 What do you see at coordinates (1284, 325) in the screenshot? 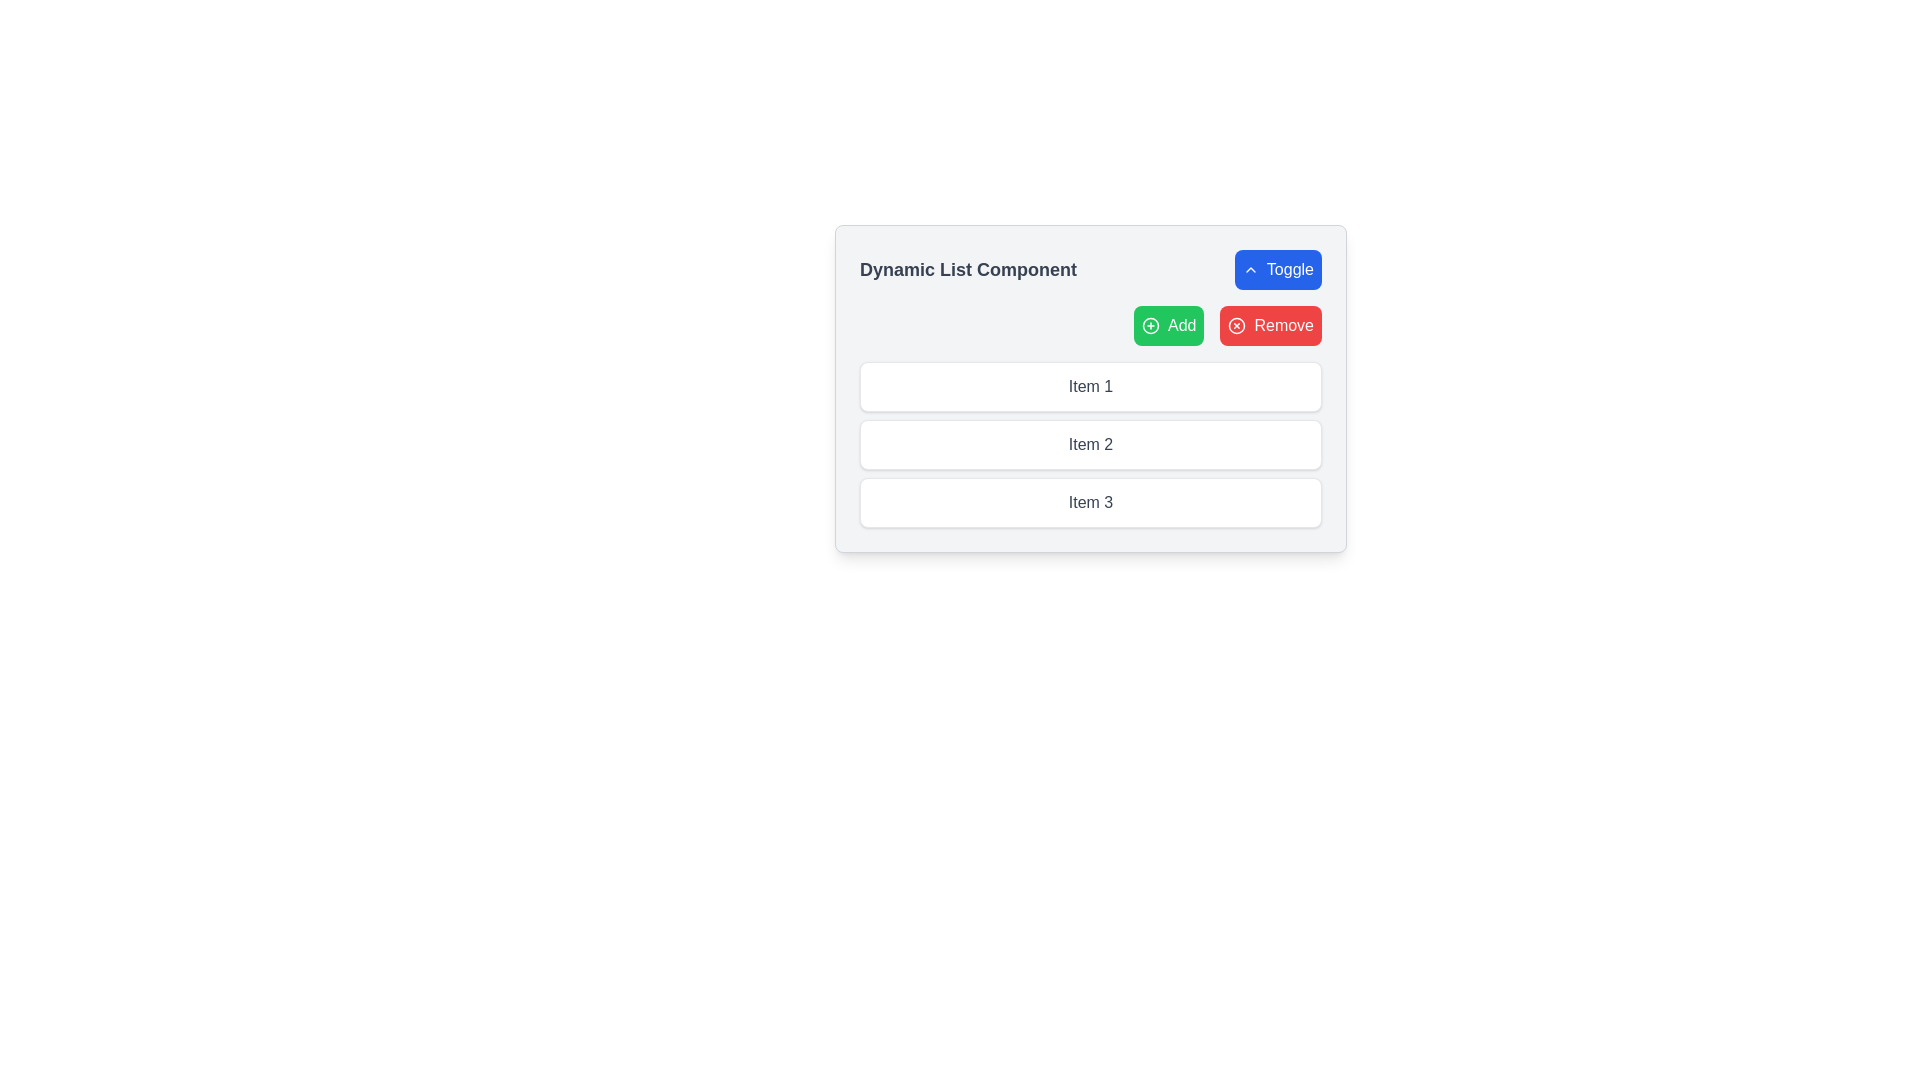
I see `the Text Label that serves as the visible label for a button triggering a removal action, located to the right of a green 'Add' button and below a blue 'Toggle' button` at bounding box center [1284, 325].